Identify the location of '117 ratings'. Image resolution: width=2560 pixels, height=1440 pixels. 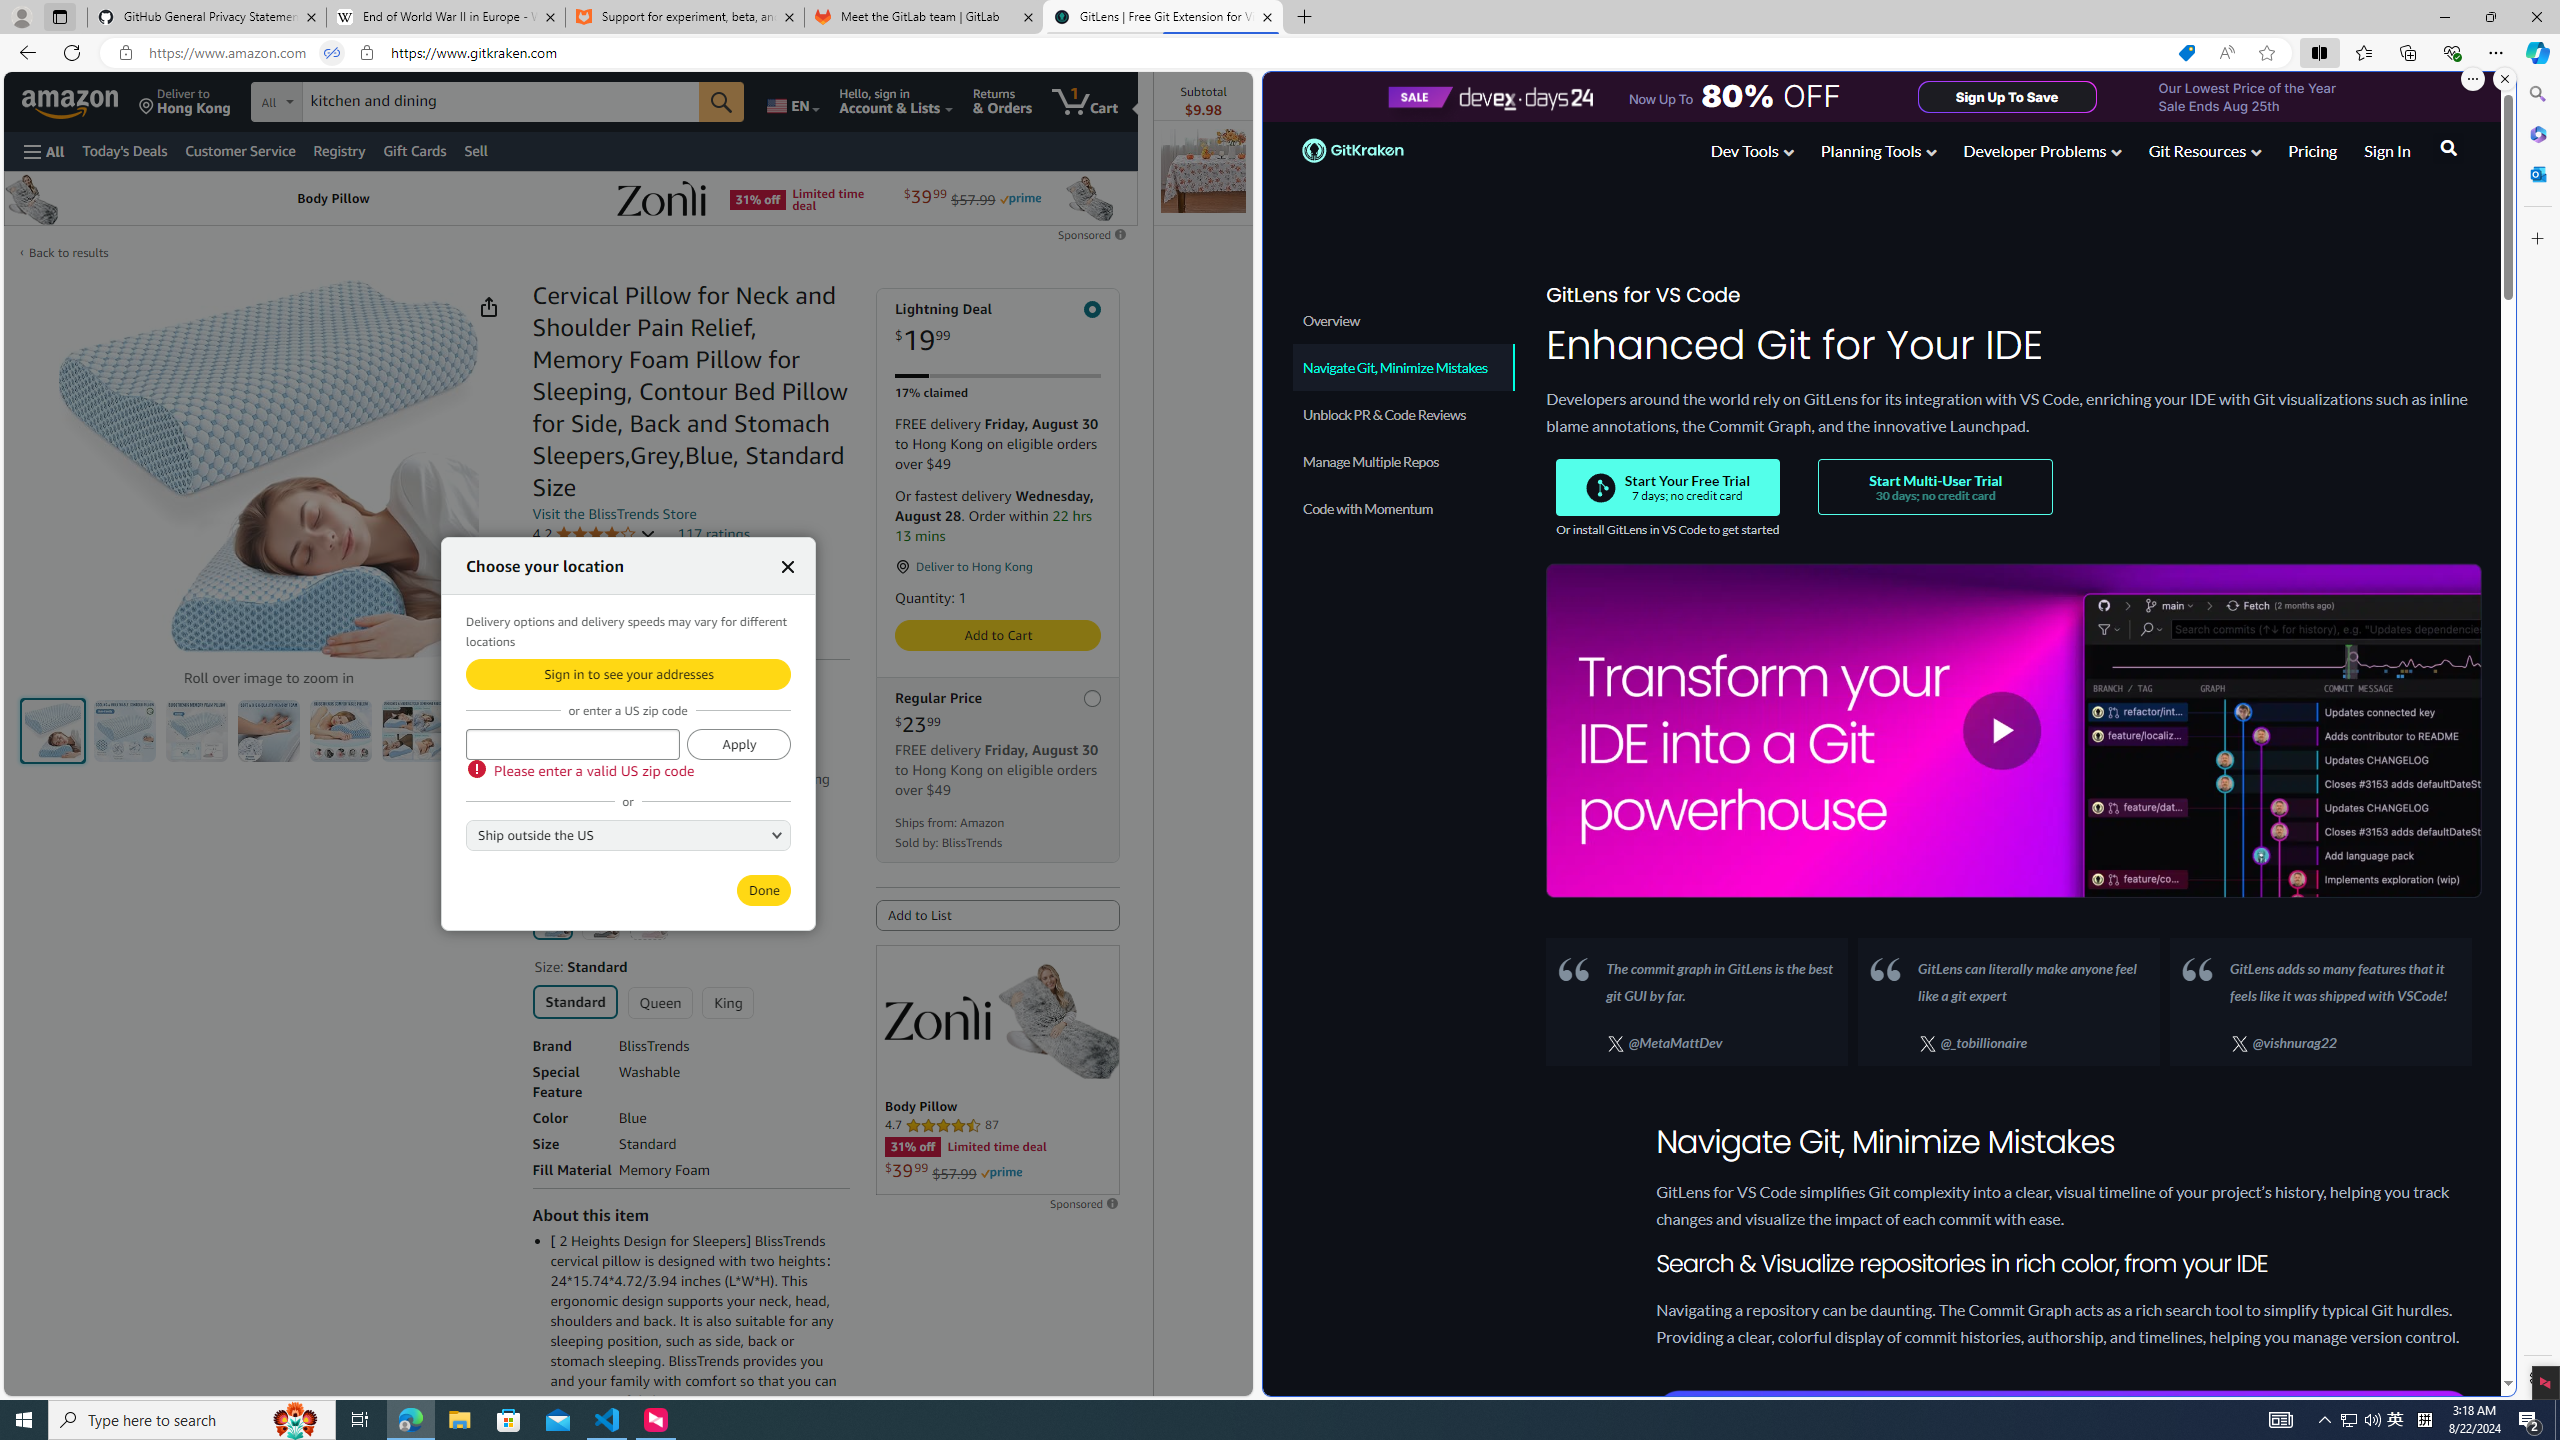
(712, 533).